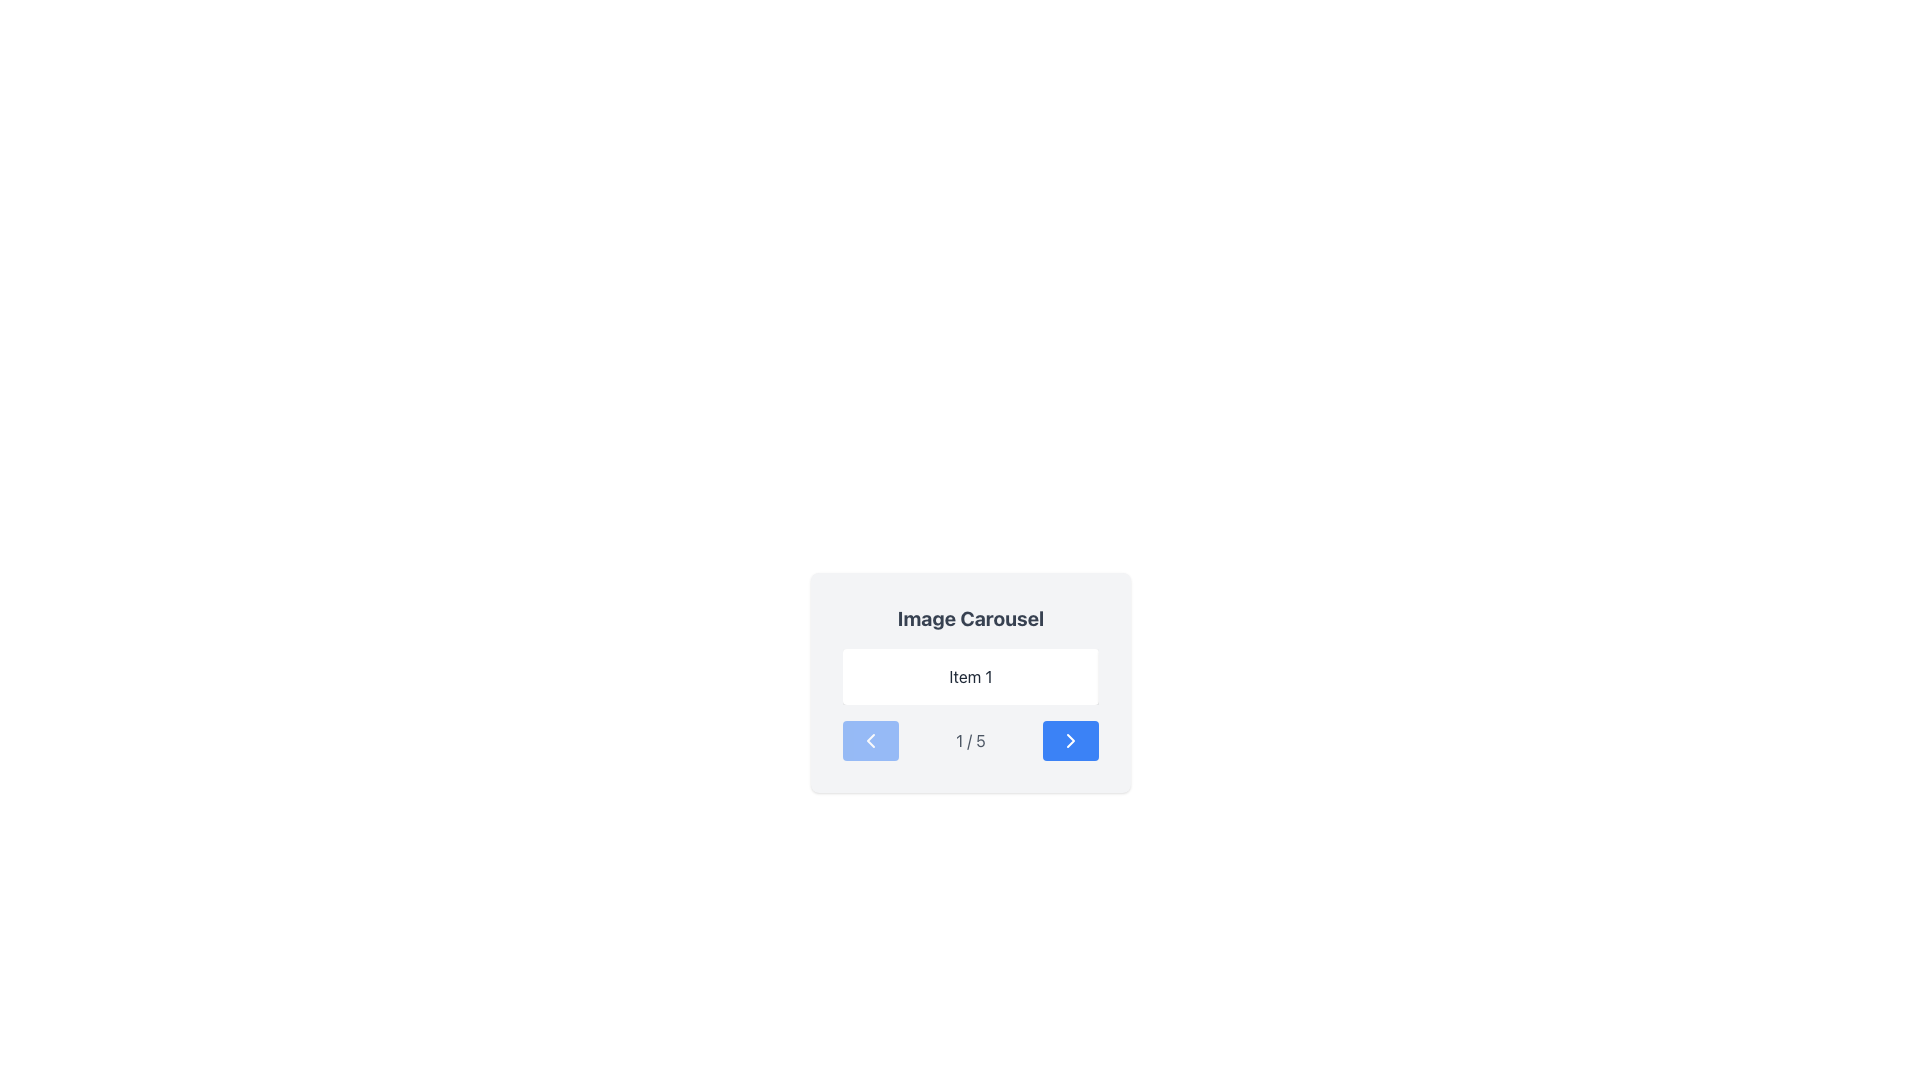  I want to click on to interact with the Carousel Item List, which features rounded corners and a white background, positioned centrally beneath the 'Image Carousel' title, so click(970, 676).